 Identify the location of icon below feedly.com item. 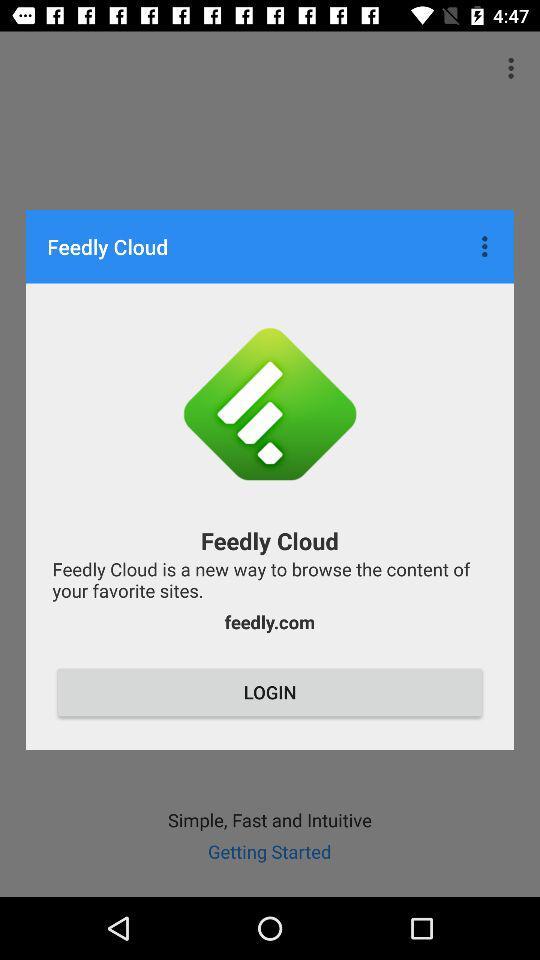
(270, 692).